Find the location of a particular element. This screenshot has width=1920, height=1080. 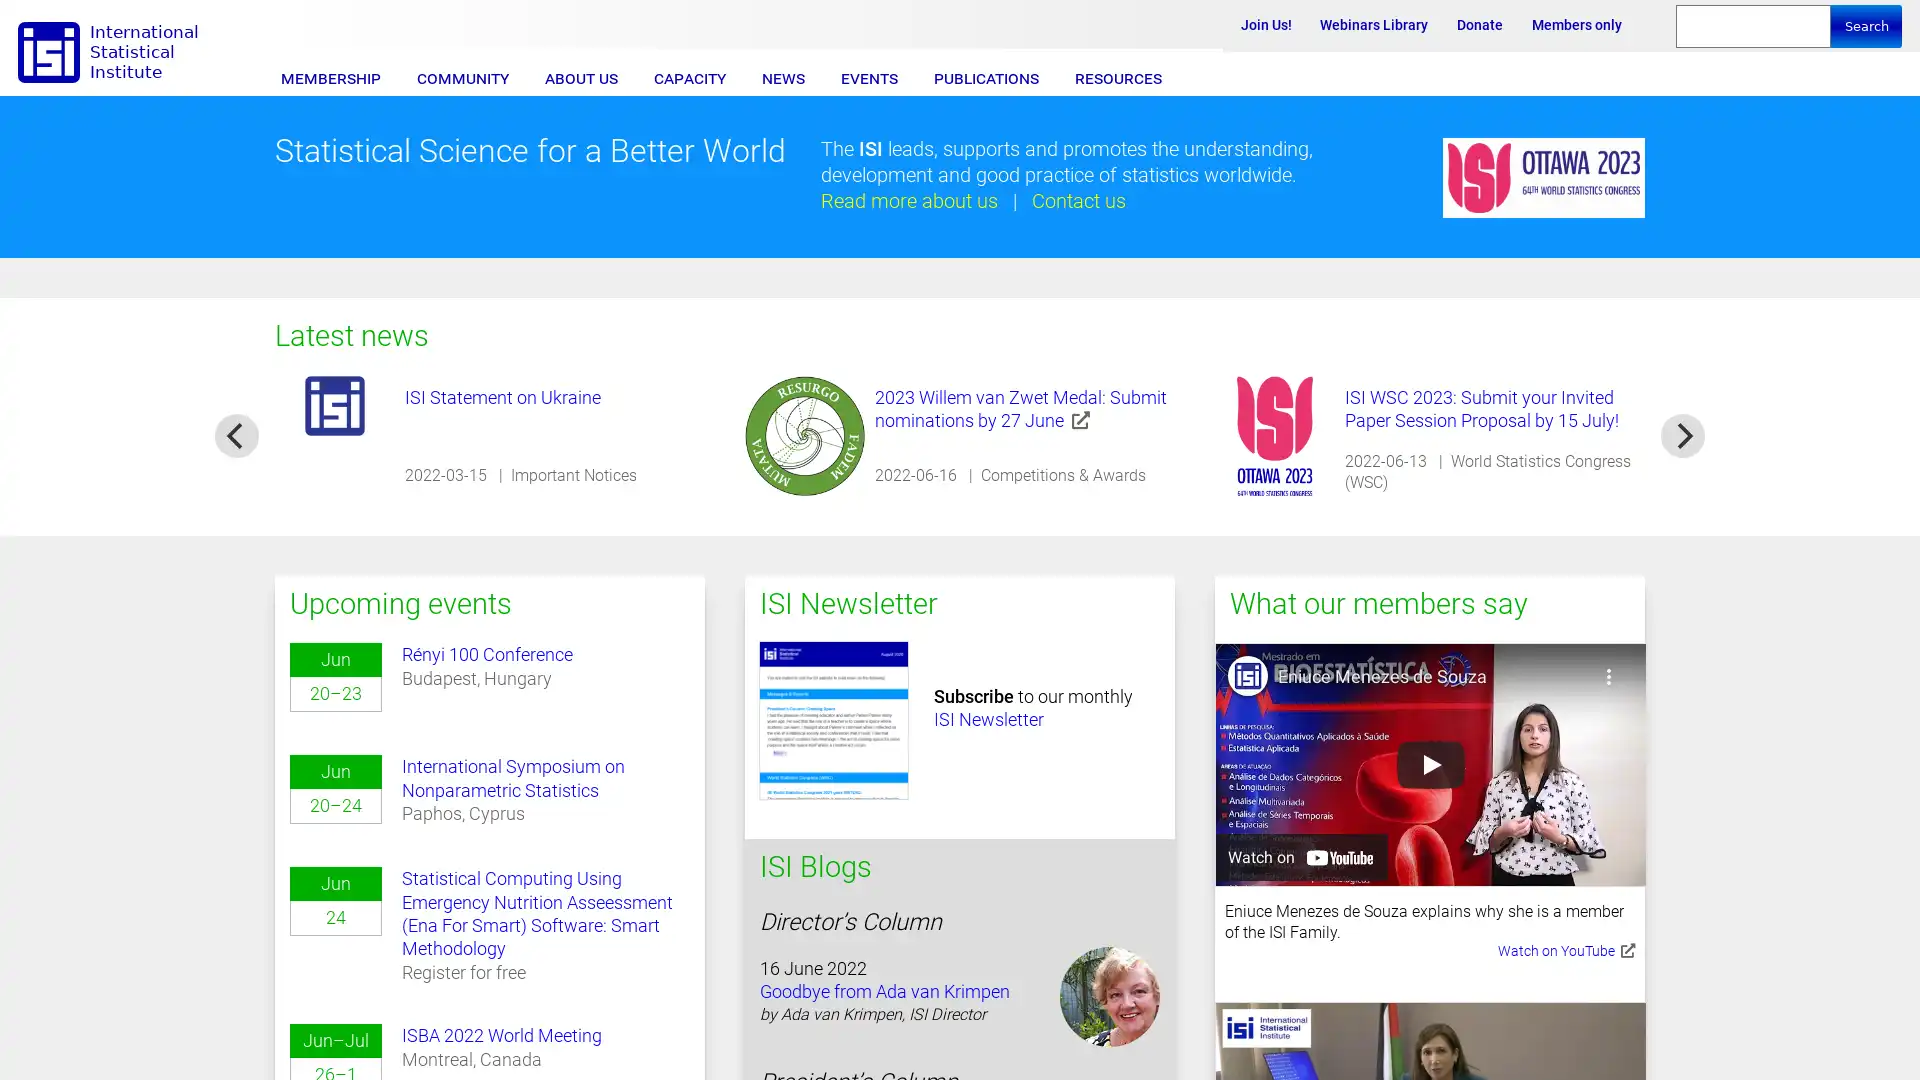

previous is located at coordinates (236, 434).